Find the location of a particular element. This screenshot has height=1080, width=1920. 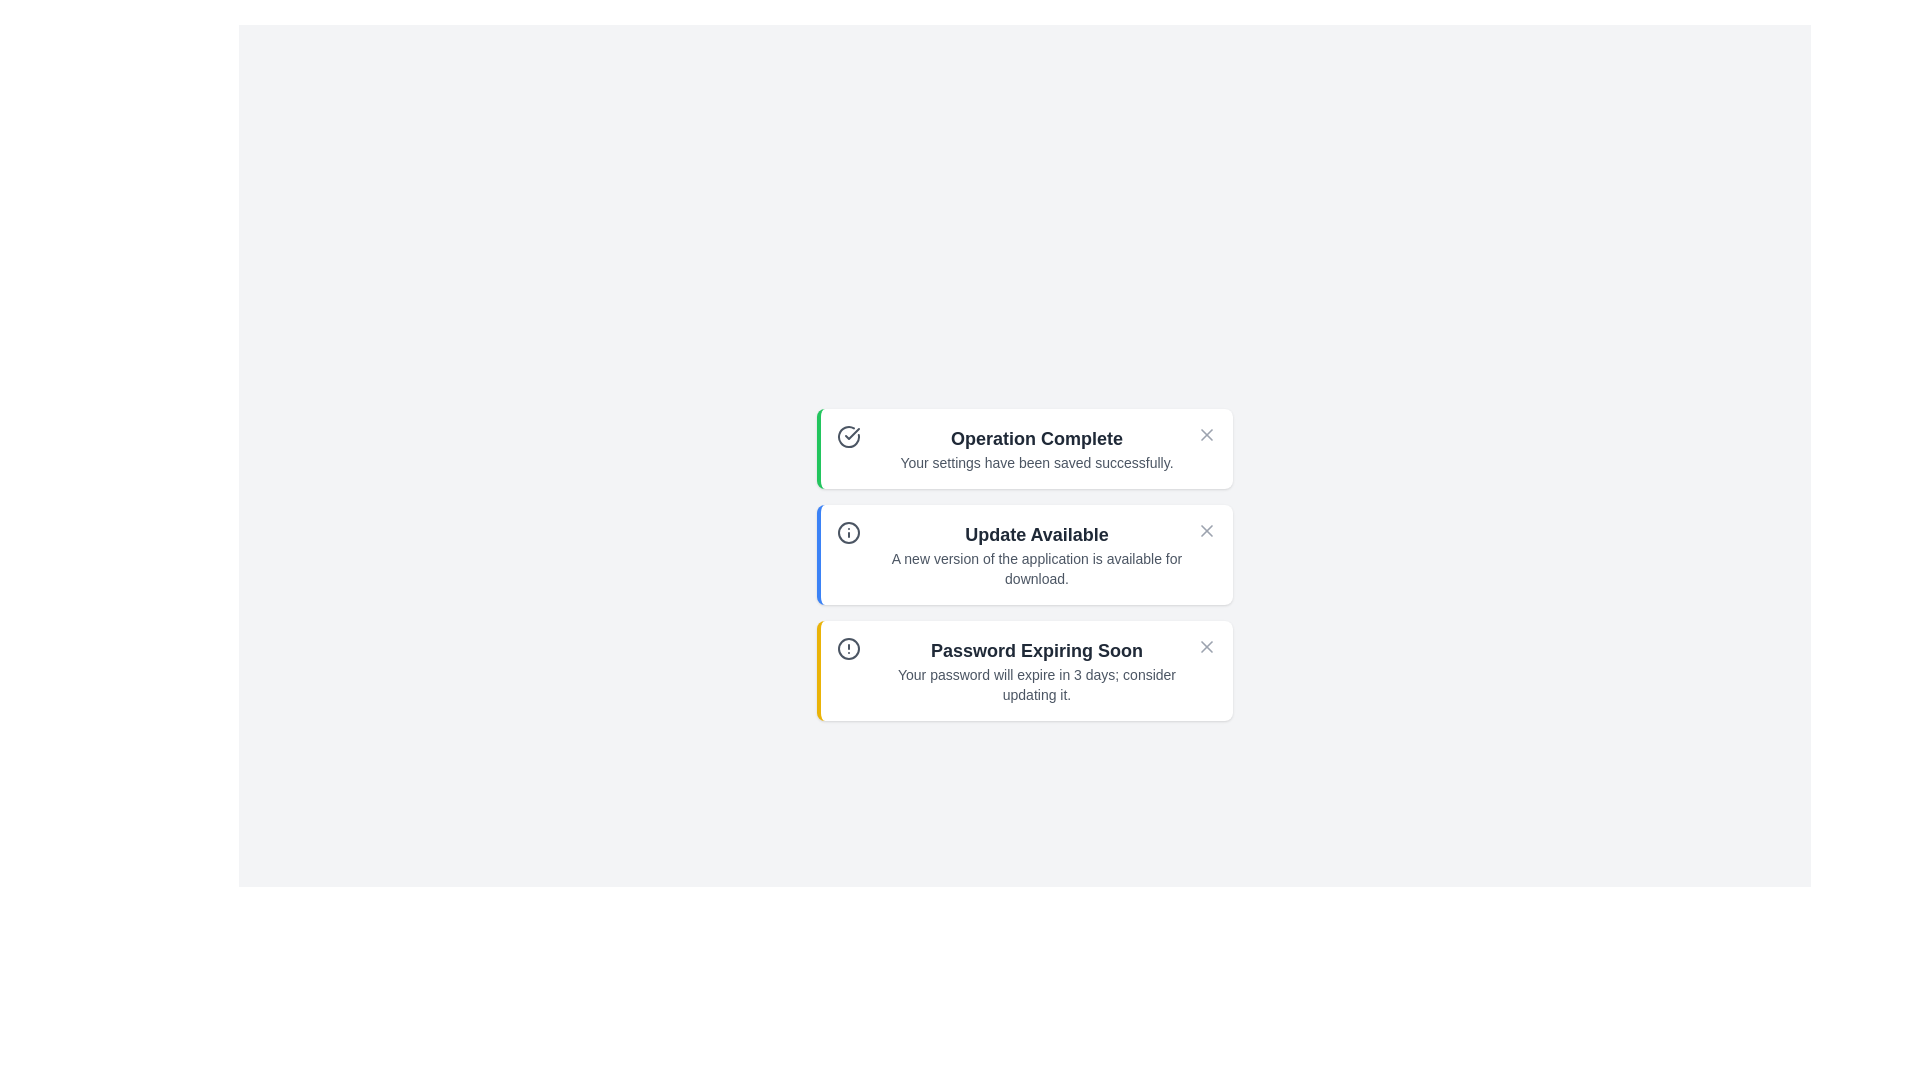

the informational icon located at the leftmost part of the 'Update Available' notification box is located at coordinates (849, 531).